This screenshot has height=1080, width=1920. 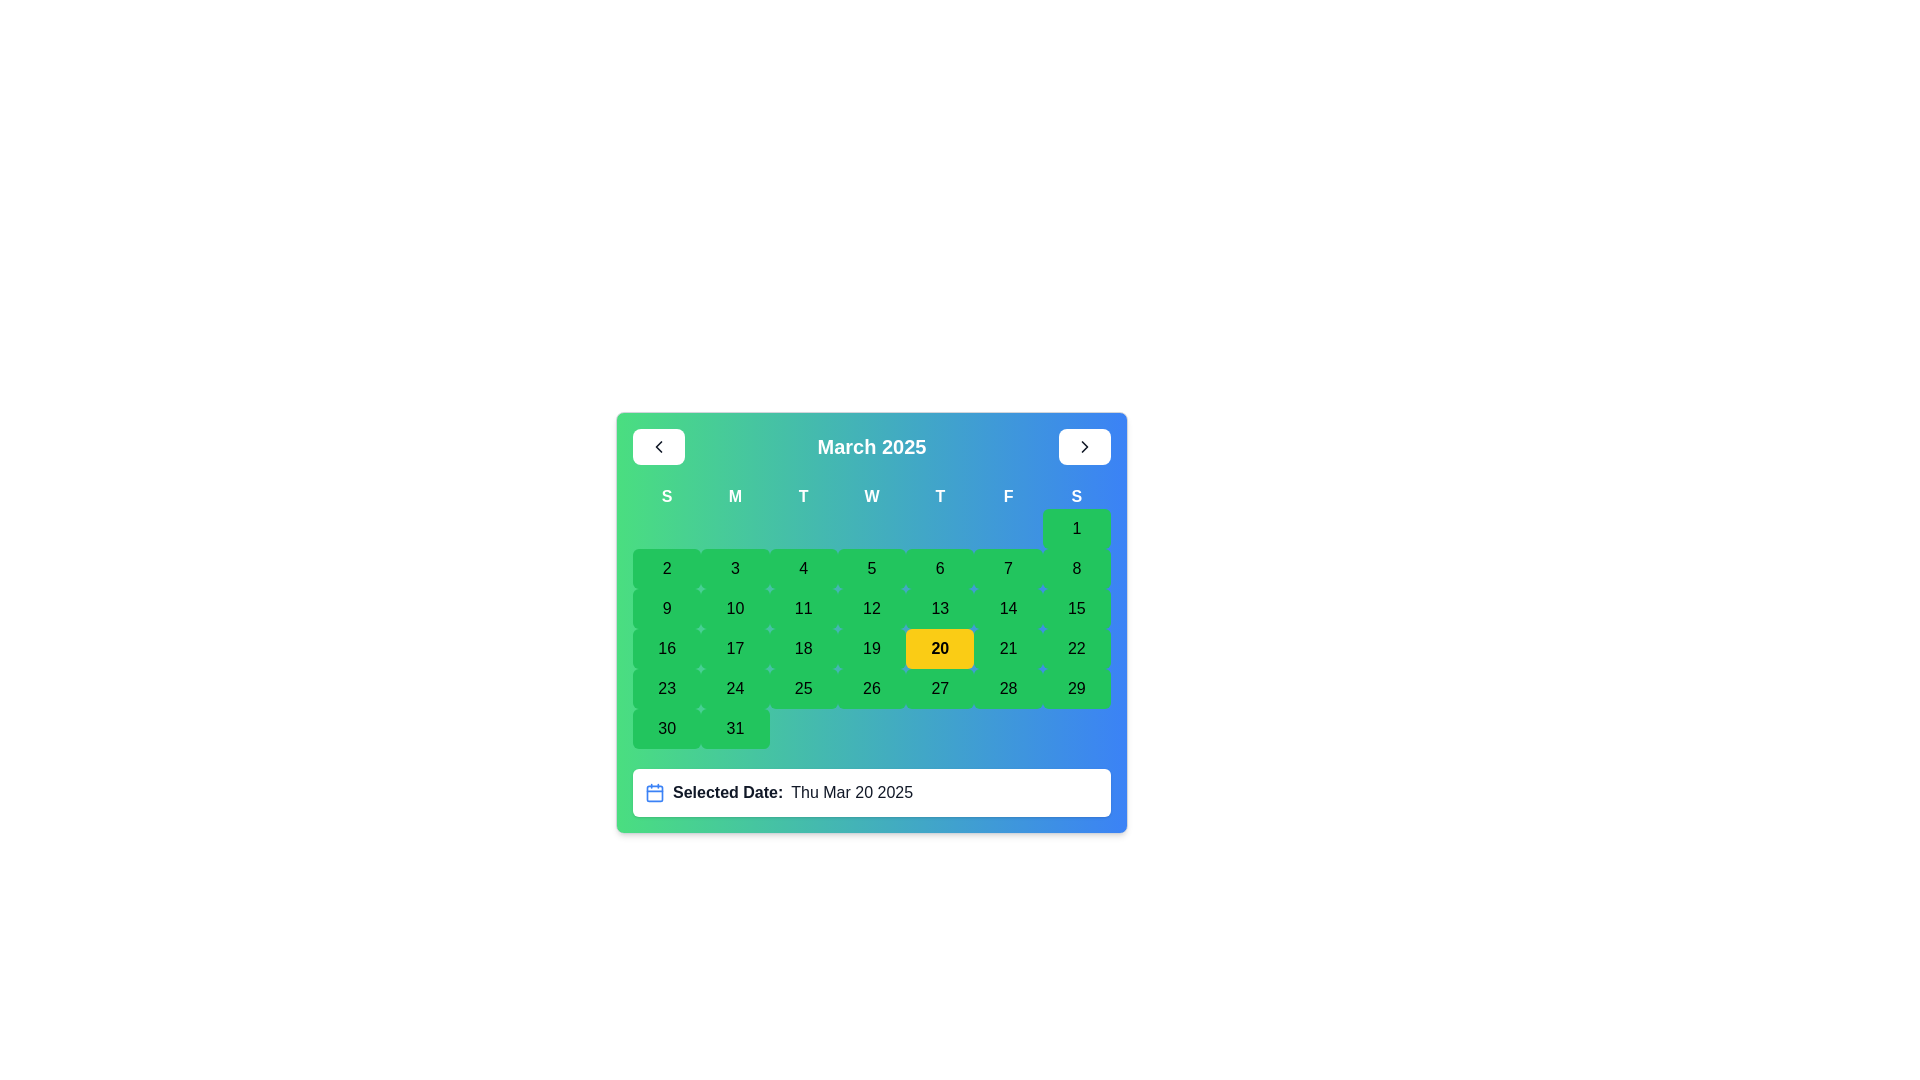 What do you see at coordinates (872, 688) in the screenshot?
I see `the green square button labeled '26'` at bounding box center [872, 688].